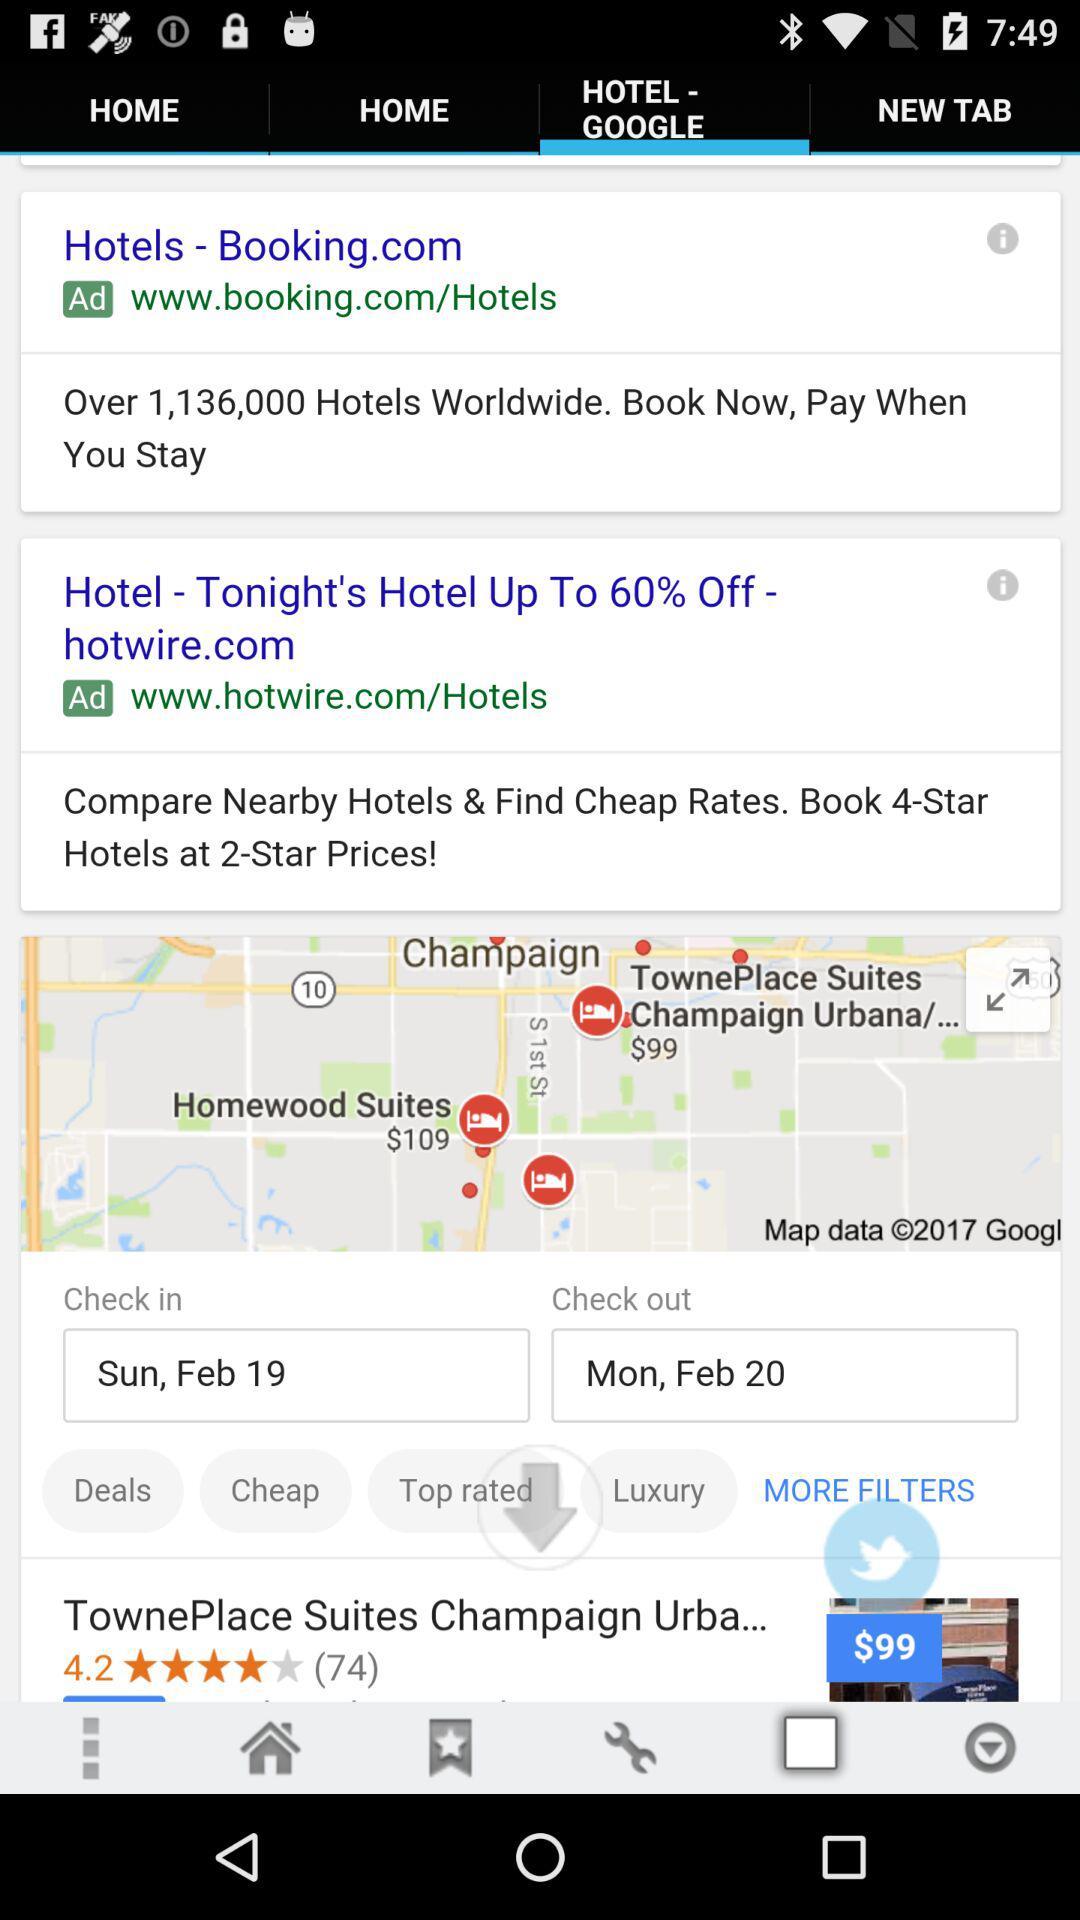 The image size is (1080, 1920). What do you see at coordinates (88, 1746) in the screenshot?
I see `menu` at bounding box center [88, 1746].